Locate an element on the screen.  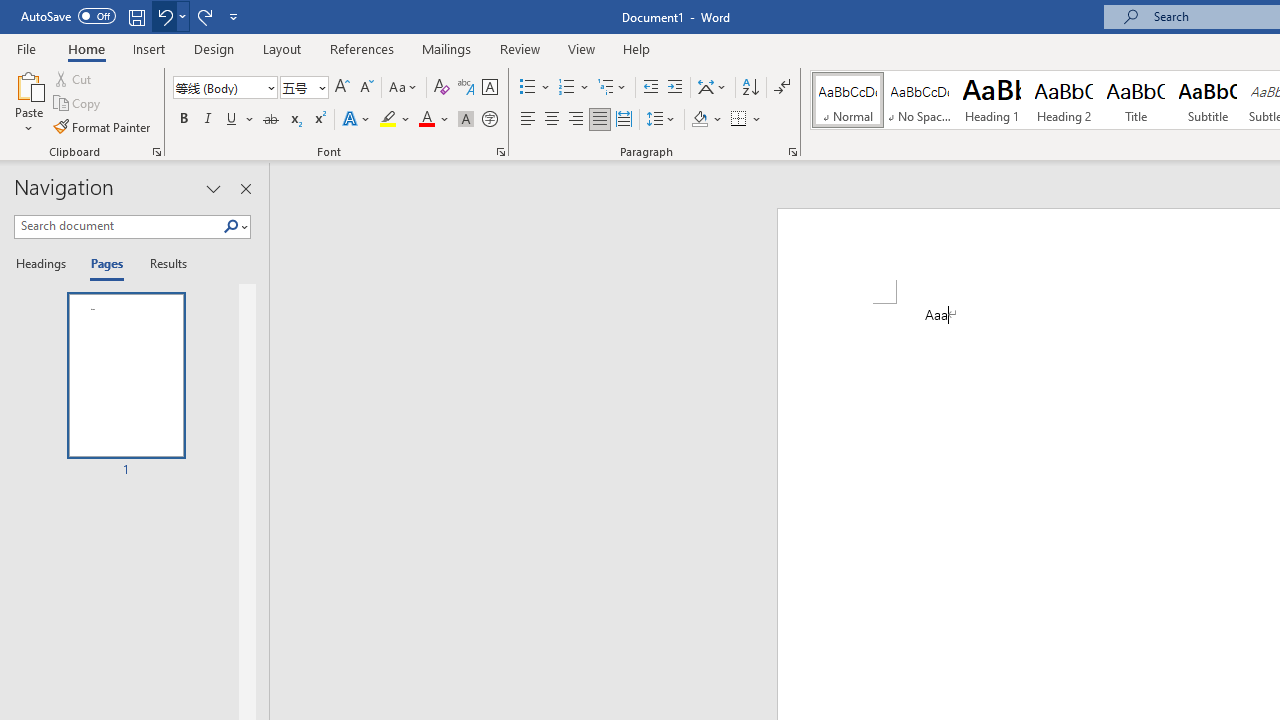
'Character Shading' is located at coordinates (464, 119).